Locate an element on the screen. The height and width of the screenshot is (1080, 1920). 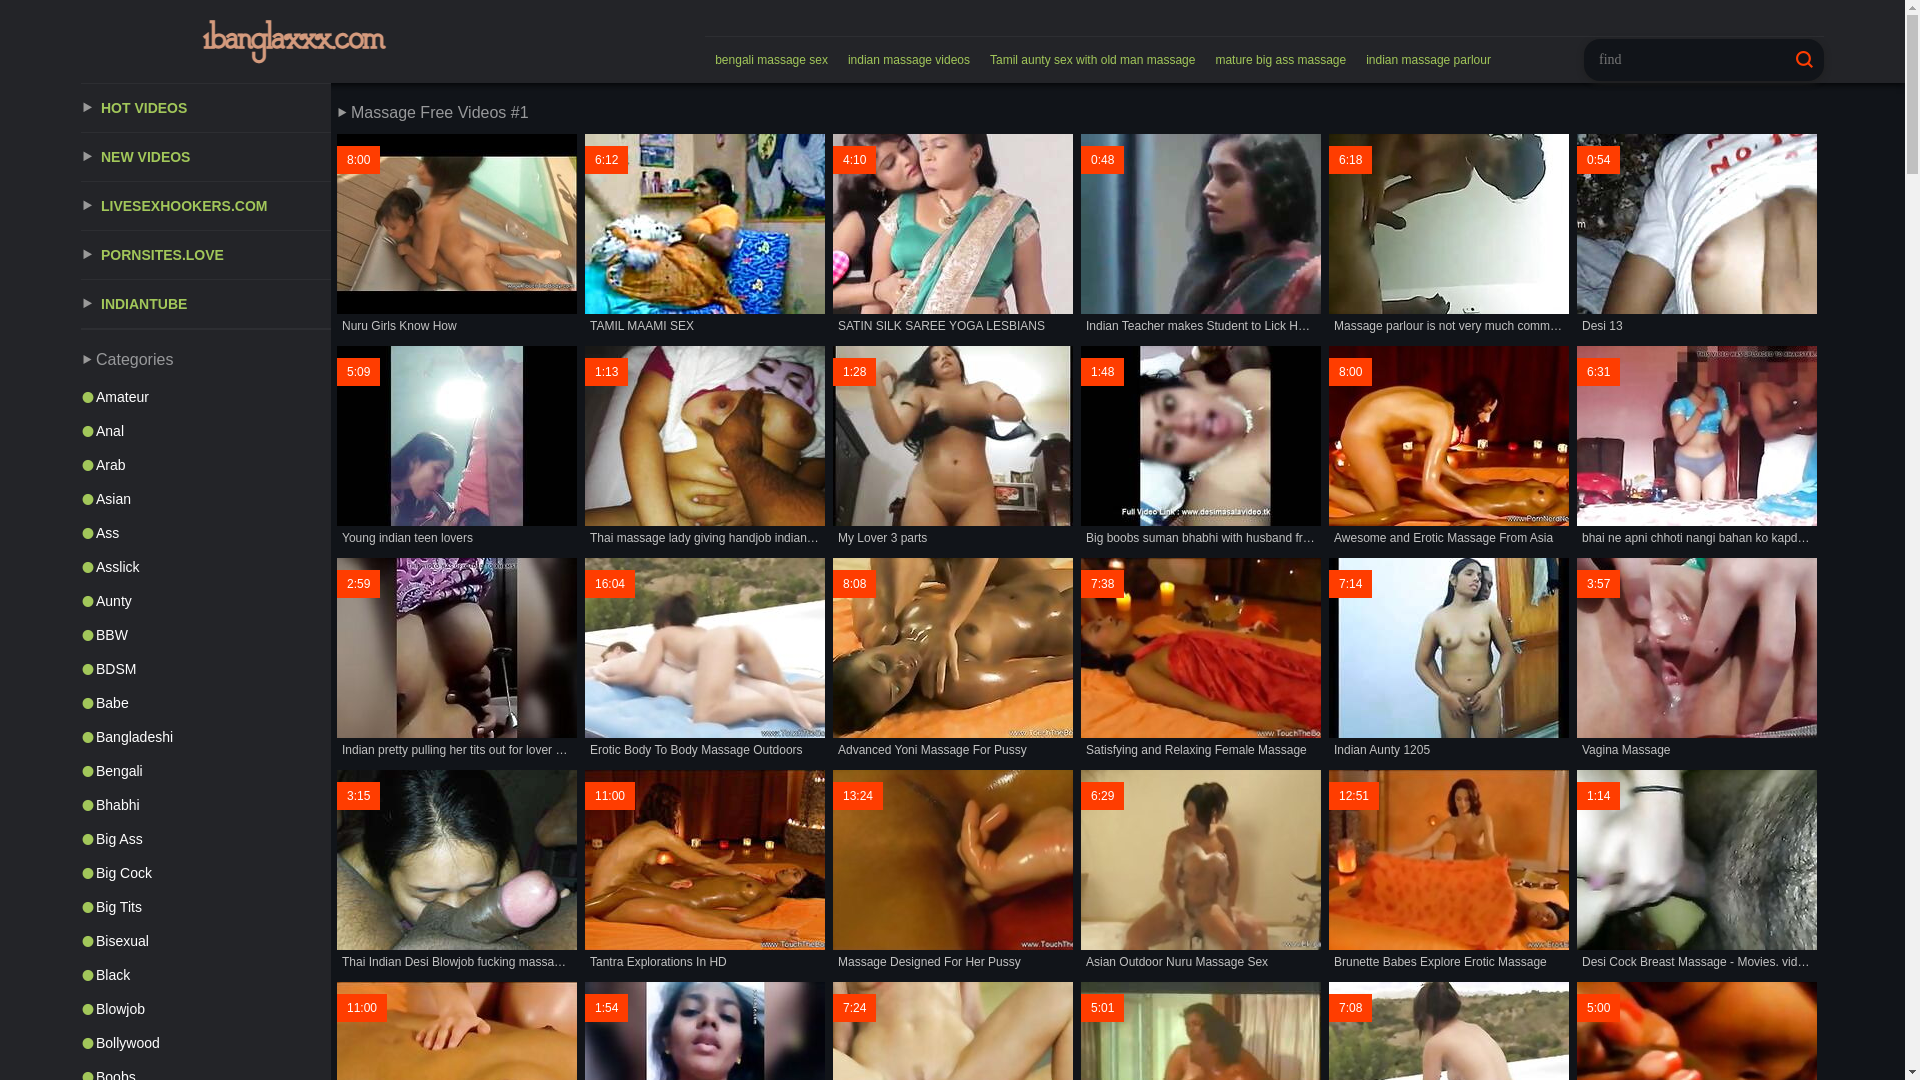
'12:51 is located at coordinates (1329, 870).